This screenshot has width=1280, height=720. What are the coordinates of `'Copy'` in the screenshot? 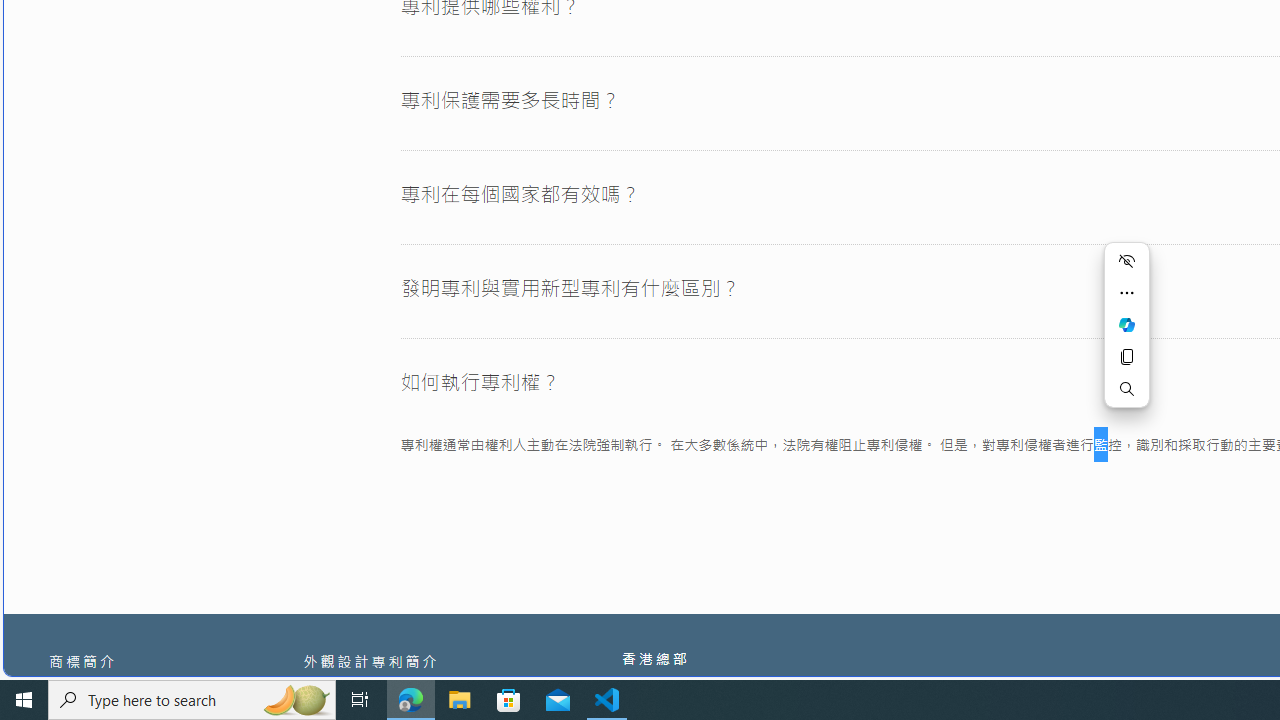 It's located at (1127, 356).